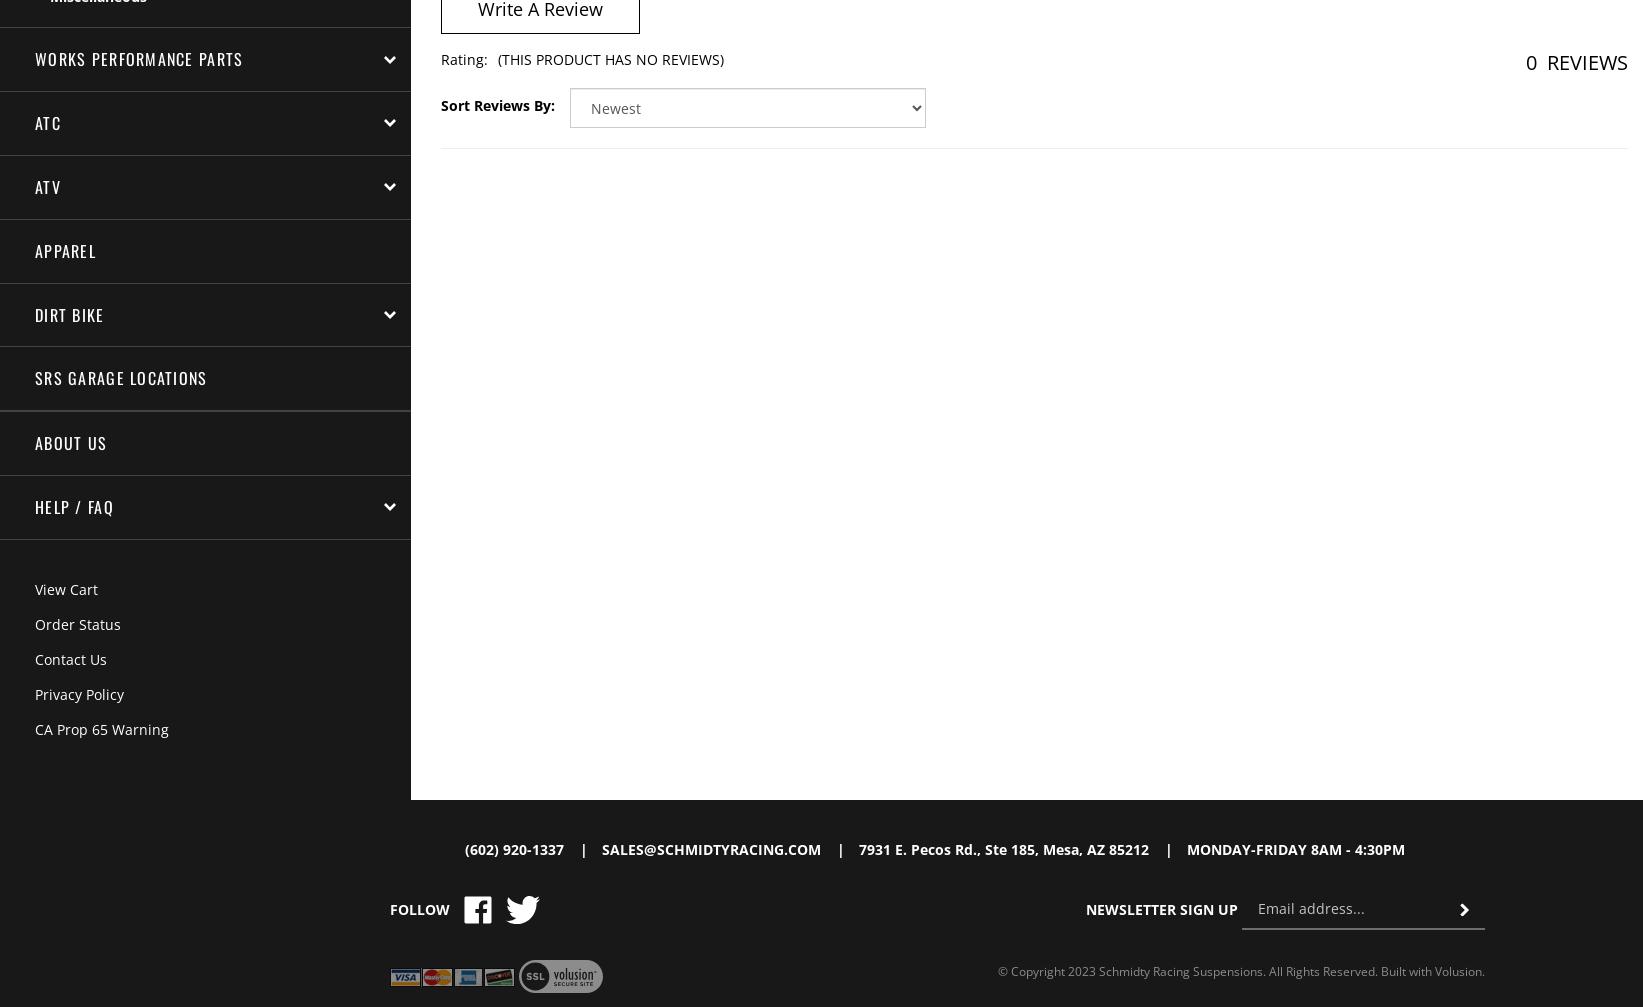 The image size is (1643, 1007). What do you see at coordinates (1004, 847) in the screenshot?
I see `'7931 E. Pecos Rd., Ste 185, Mesa, AZ 85212'` at bounding box center [1004, 847].